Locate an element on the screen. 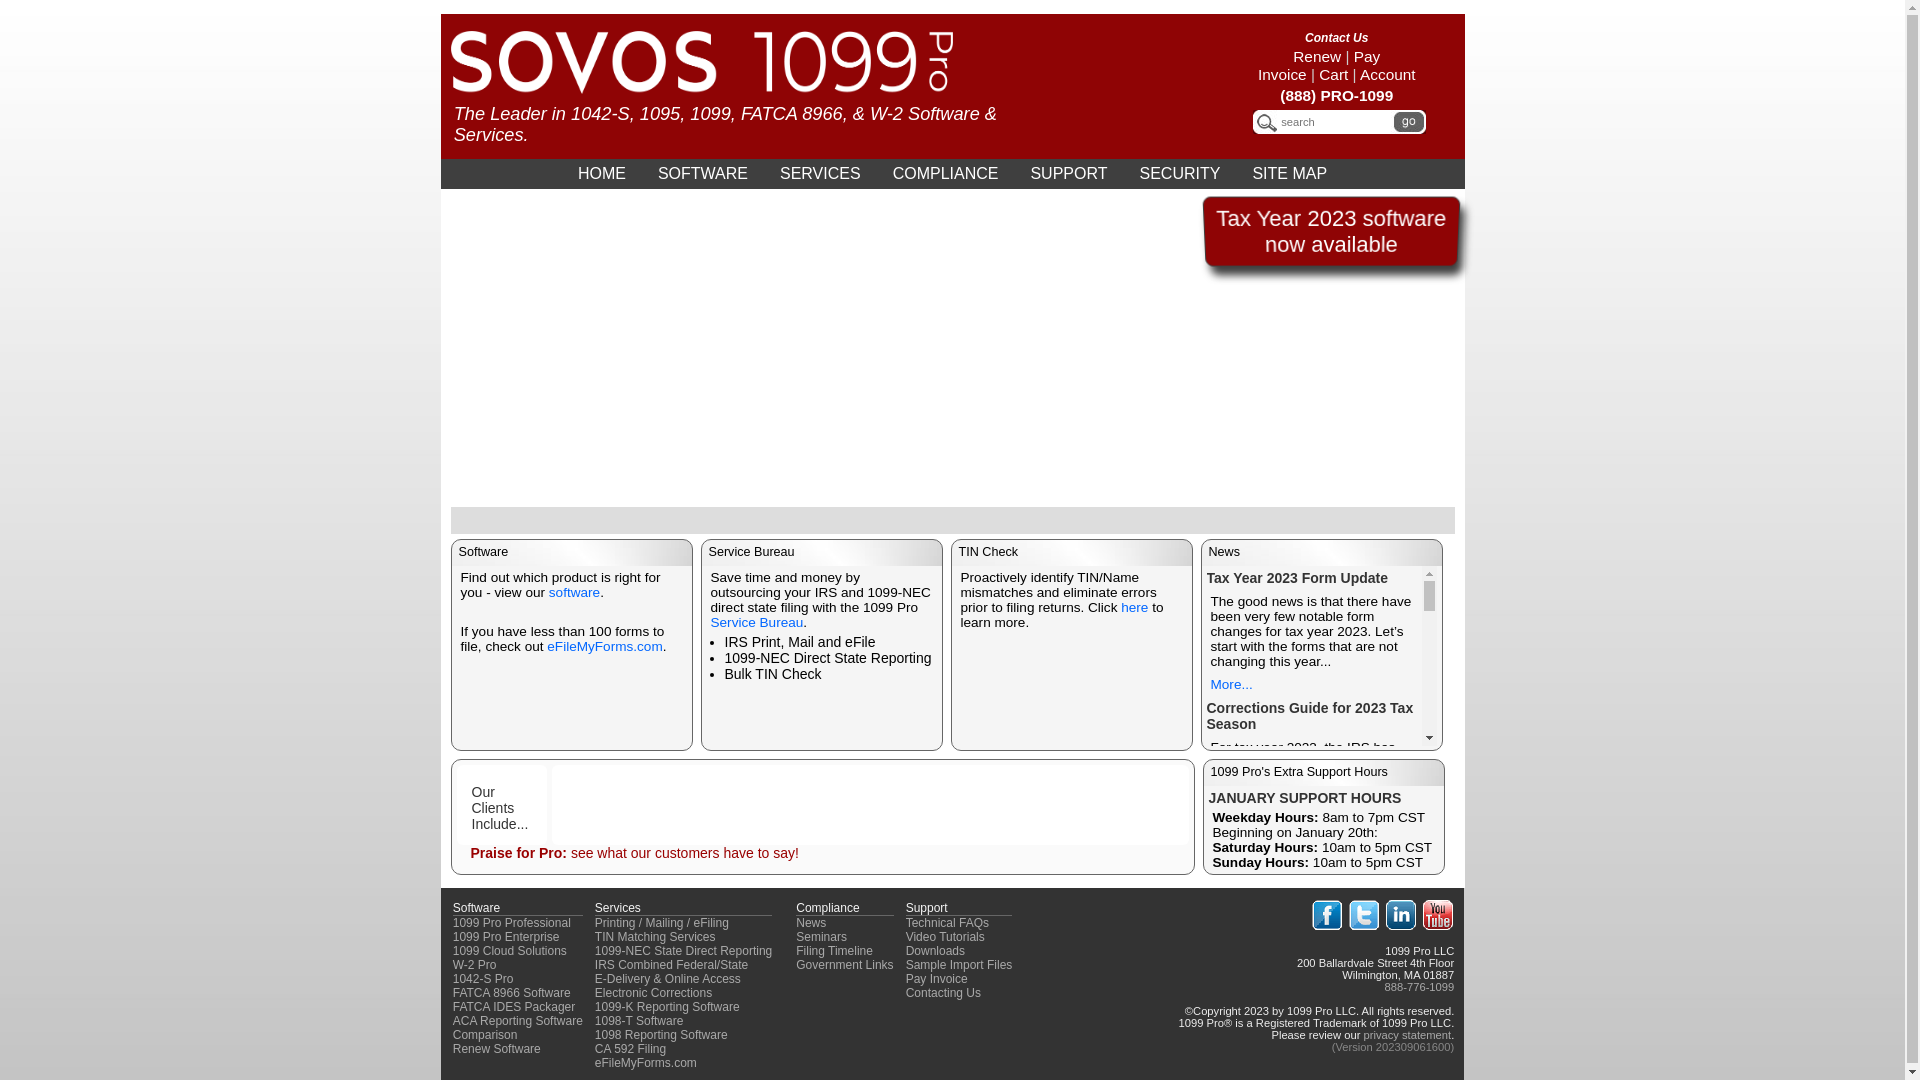 The height and width of the screenshot is (1080, 1920). 'SECURITY' is located at coordinates (1179, 172).